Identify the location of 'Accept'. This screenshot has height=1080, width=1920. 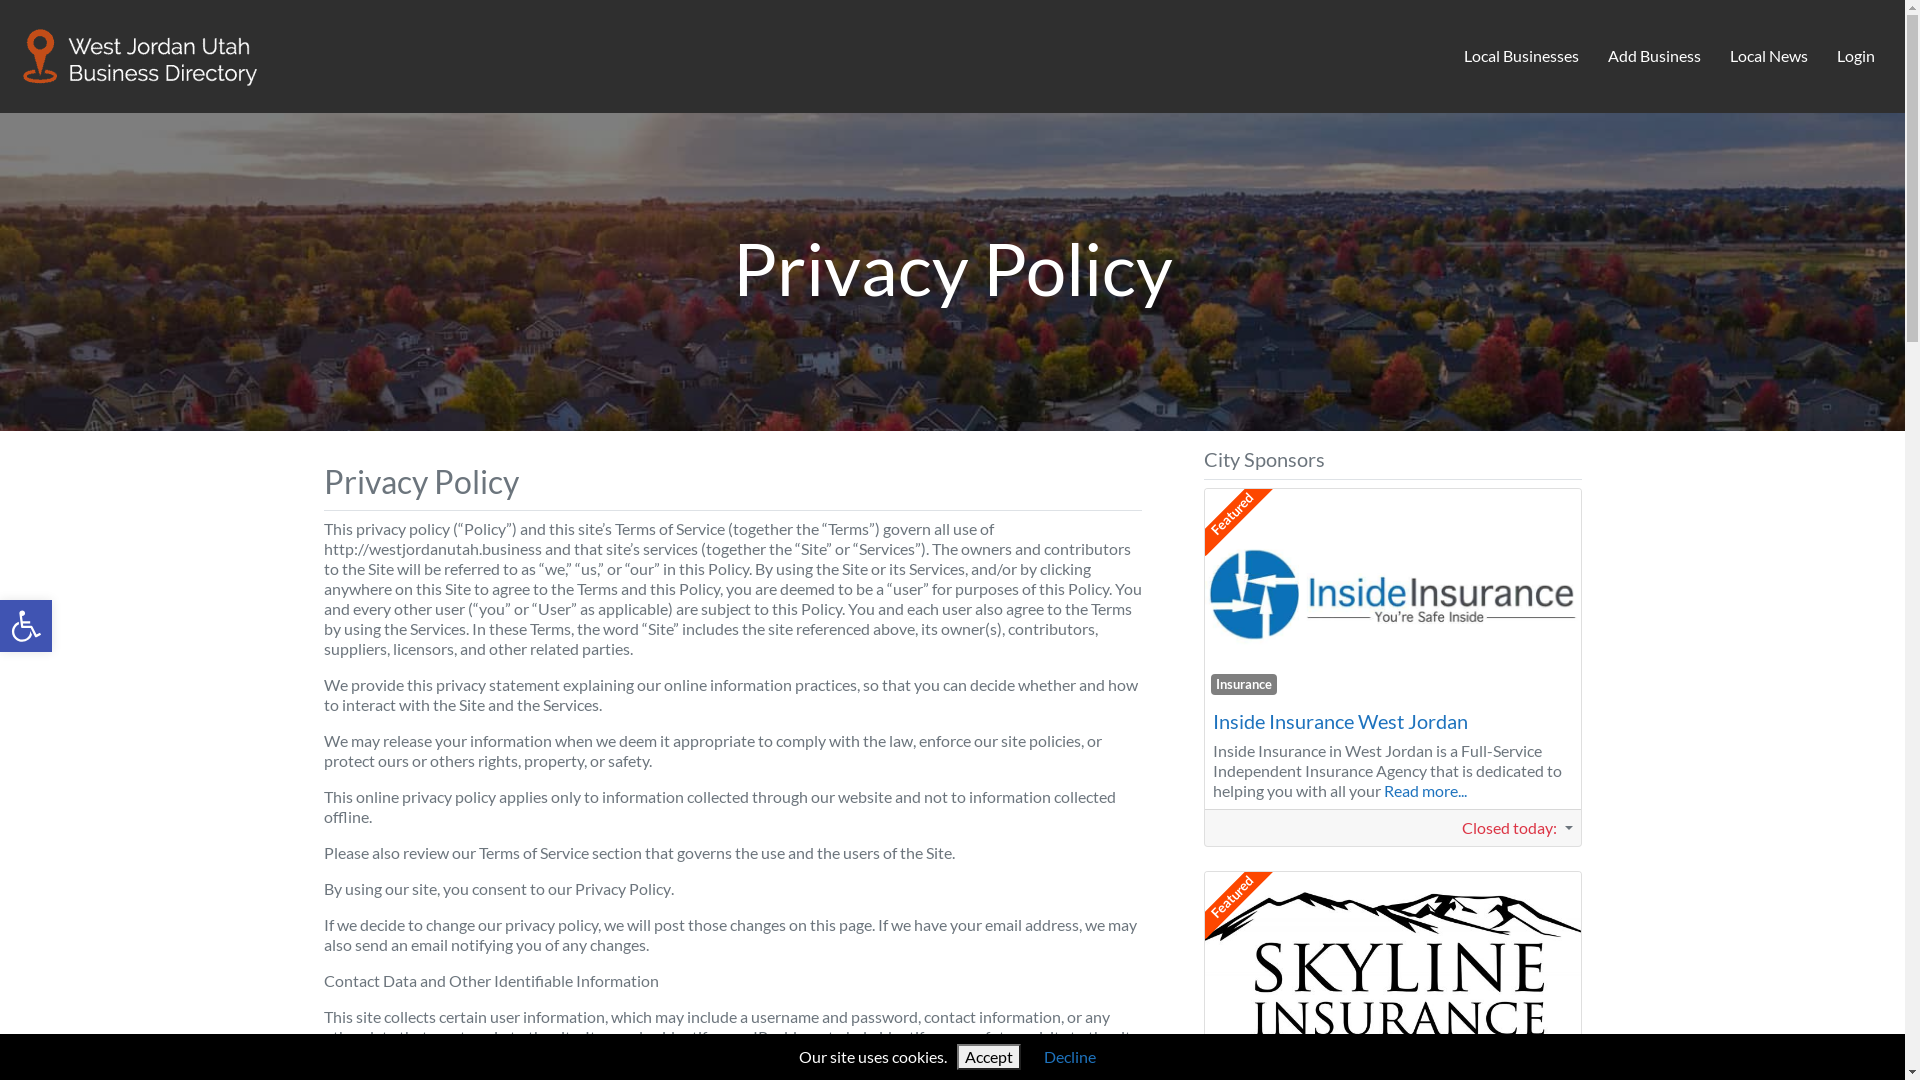
(988, 1055).